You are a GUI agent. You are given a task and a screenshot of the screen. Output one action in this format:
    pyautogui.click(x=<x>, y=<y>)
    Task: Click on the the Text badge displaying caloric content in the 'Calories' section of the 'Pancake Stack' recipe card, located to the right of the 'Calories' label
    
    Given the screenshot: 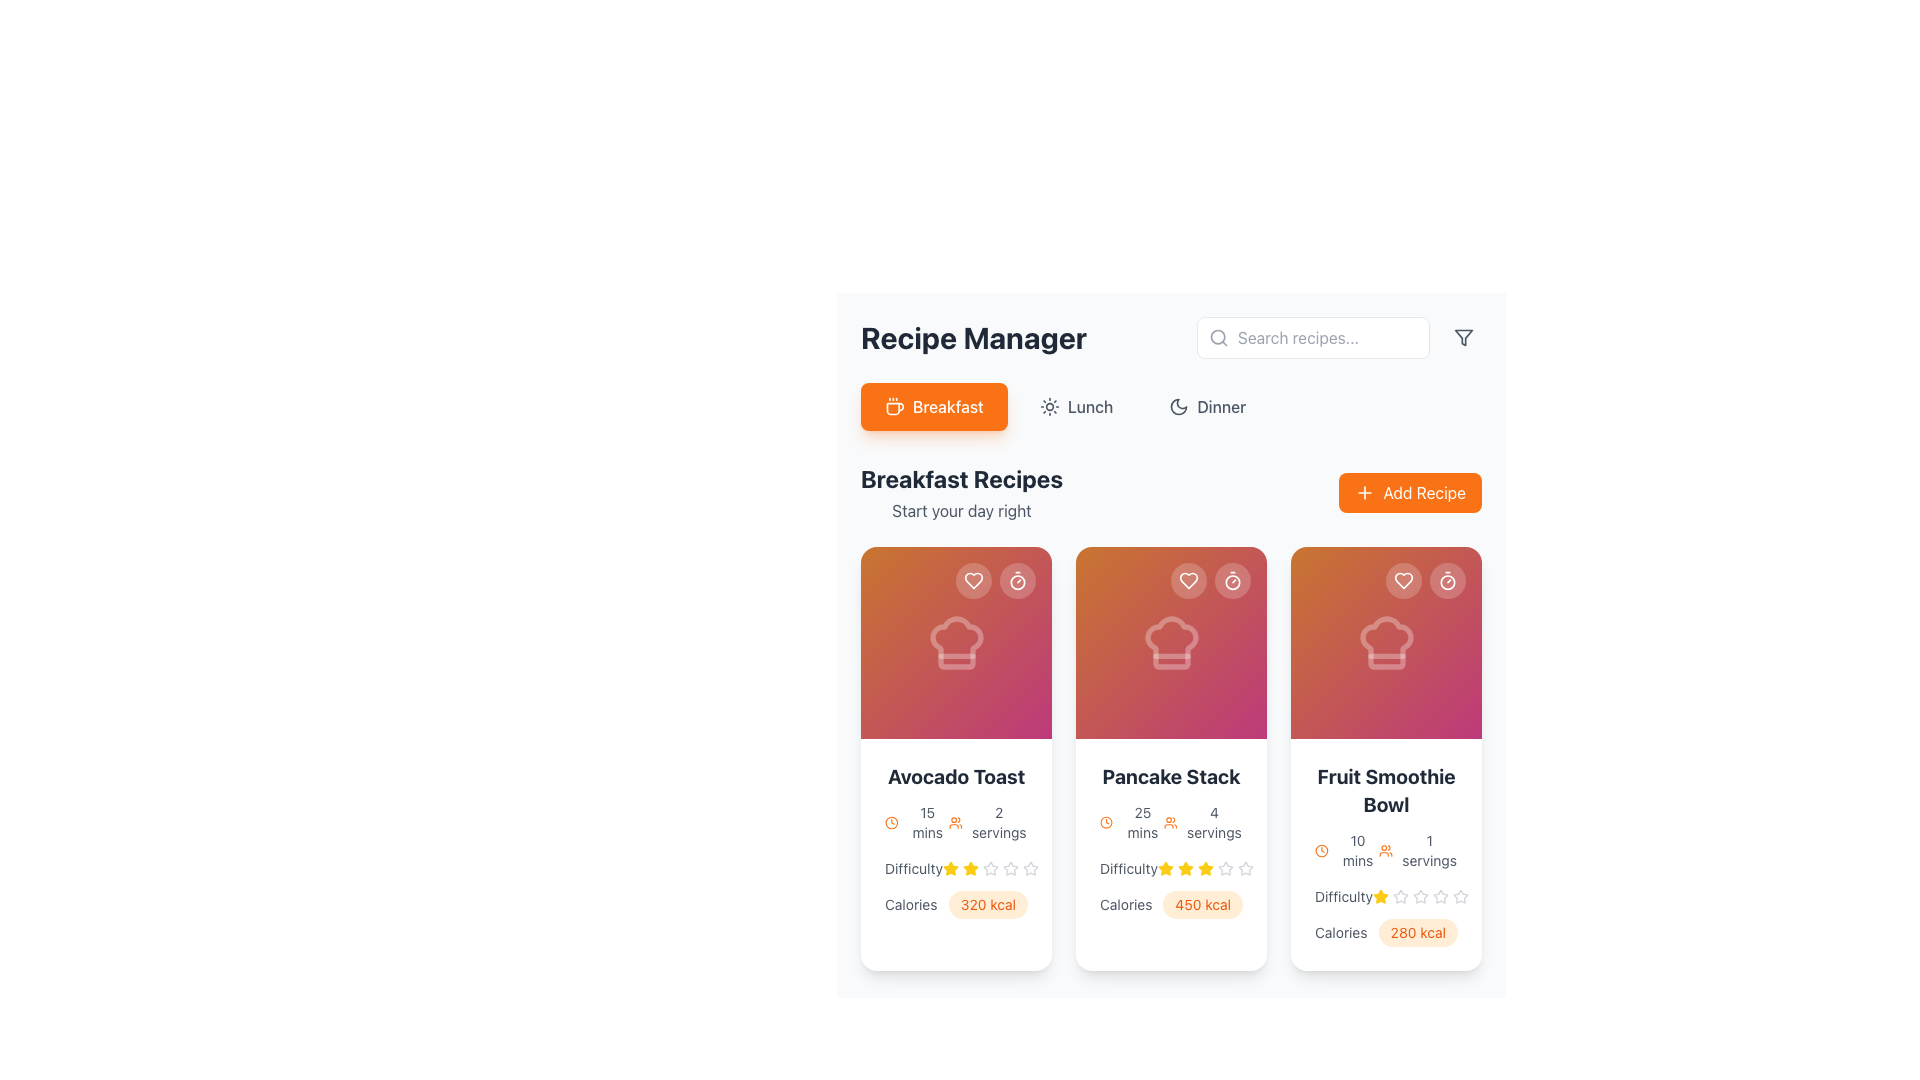 What is the action you would take?
    pyautogui.click(x=1202, y=905)
    